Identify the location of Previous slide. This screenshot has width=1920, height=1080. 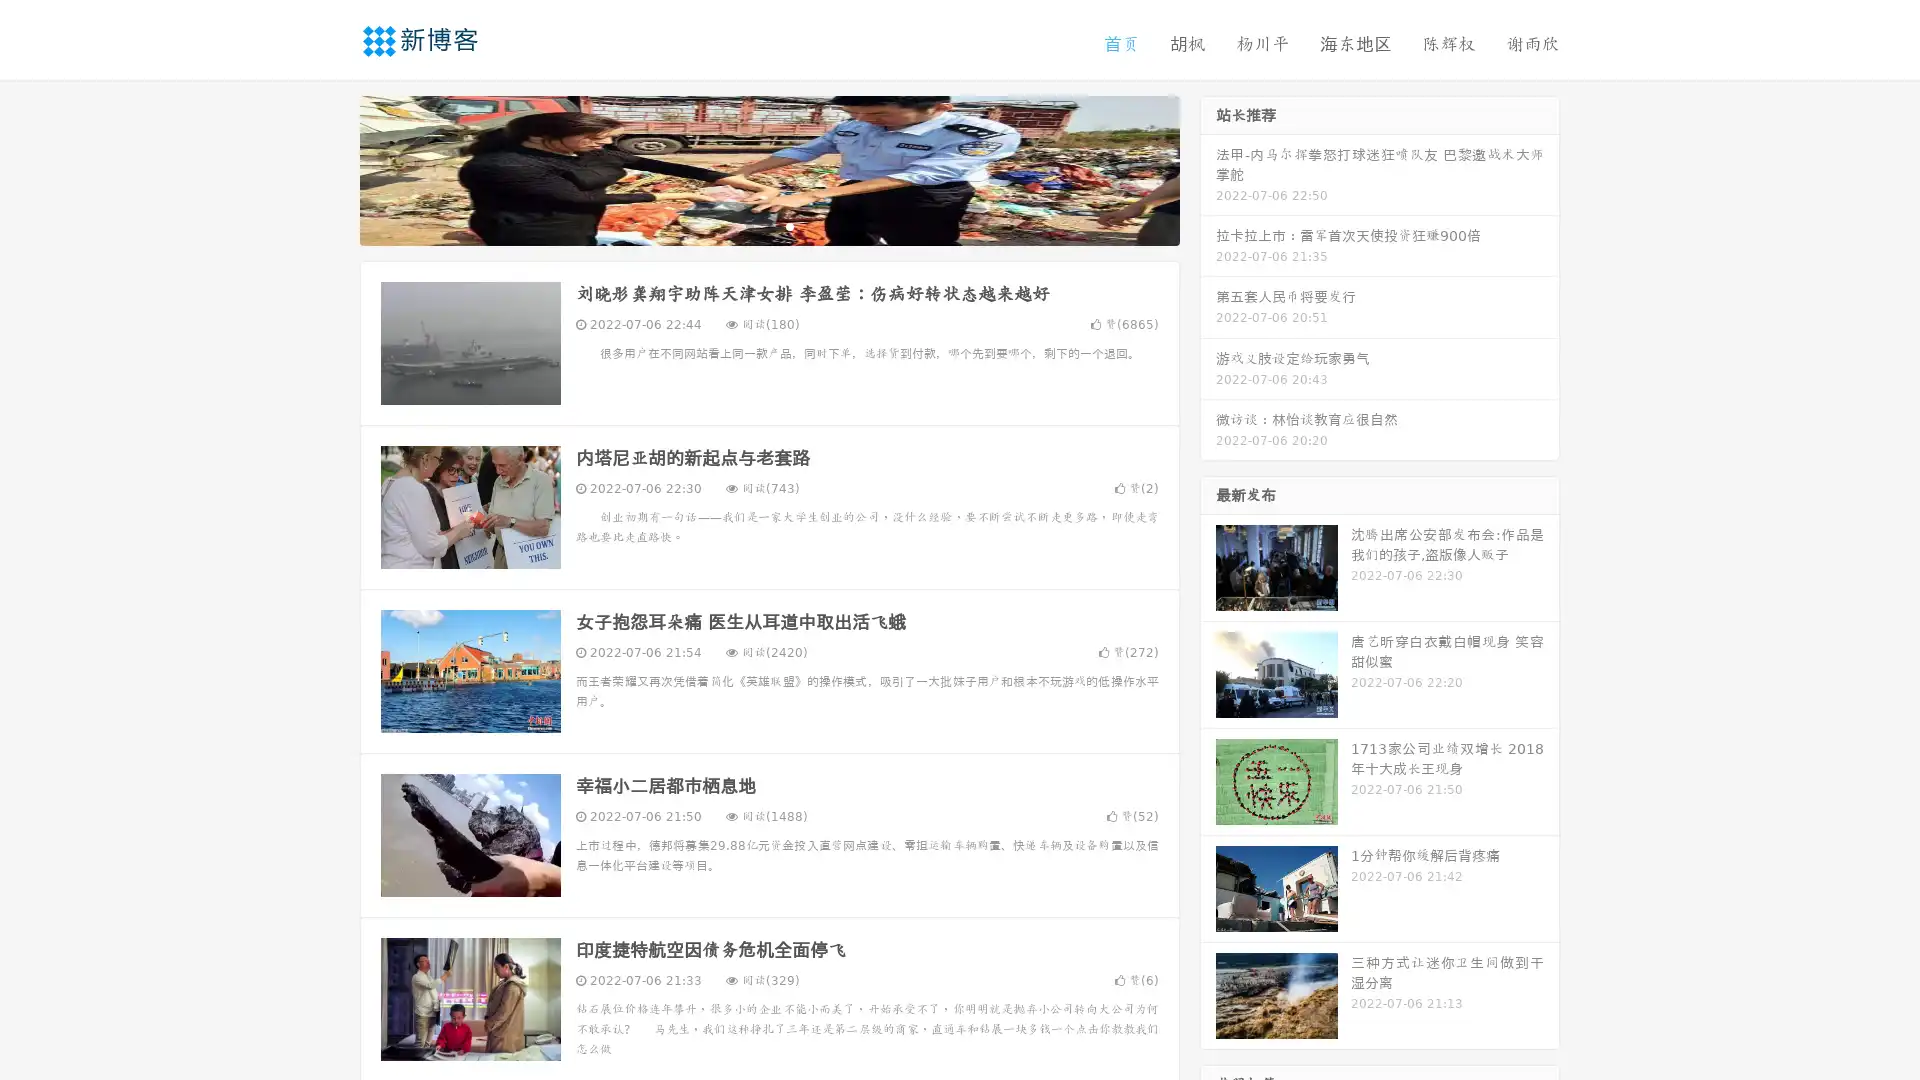
(330, 168).